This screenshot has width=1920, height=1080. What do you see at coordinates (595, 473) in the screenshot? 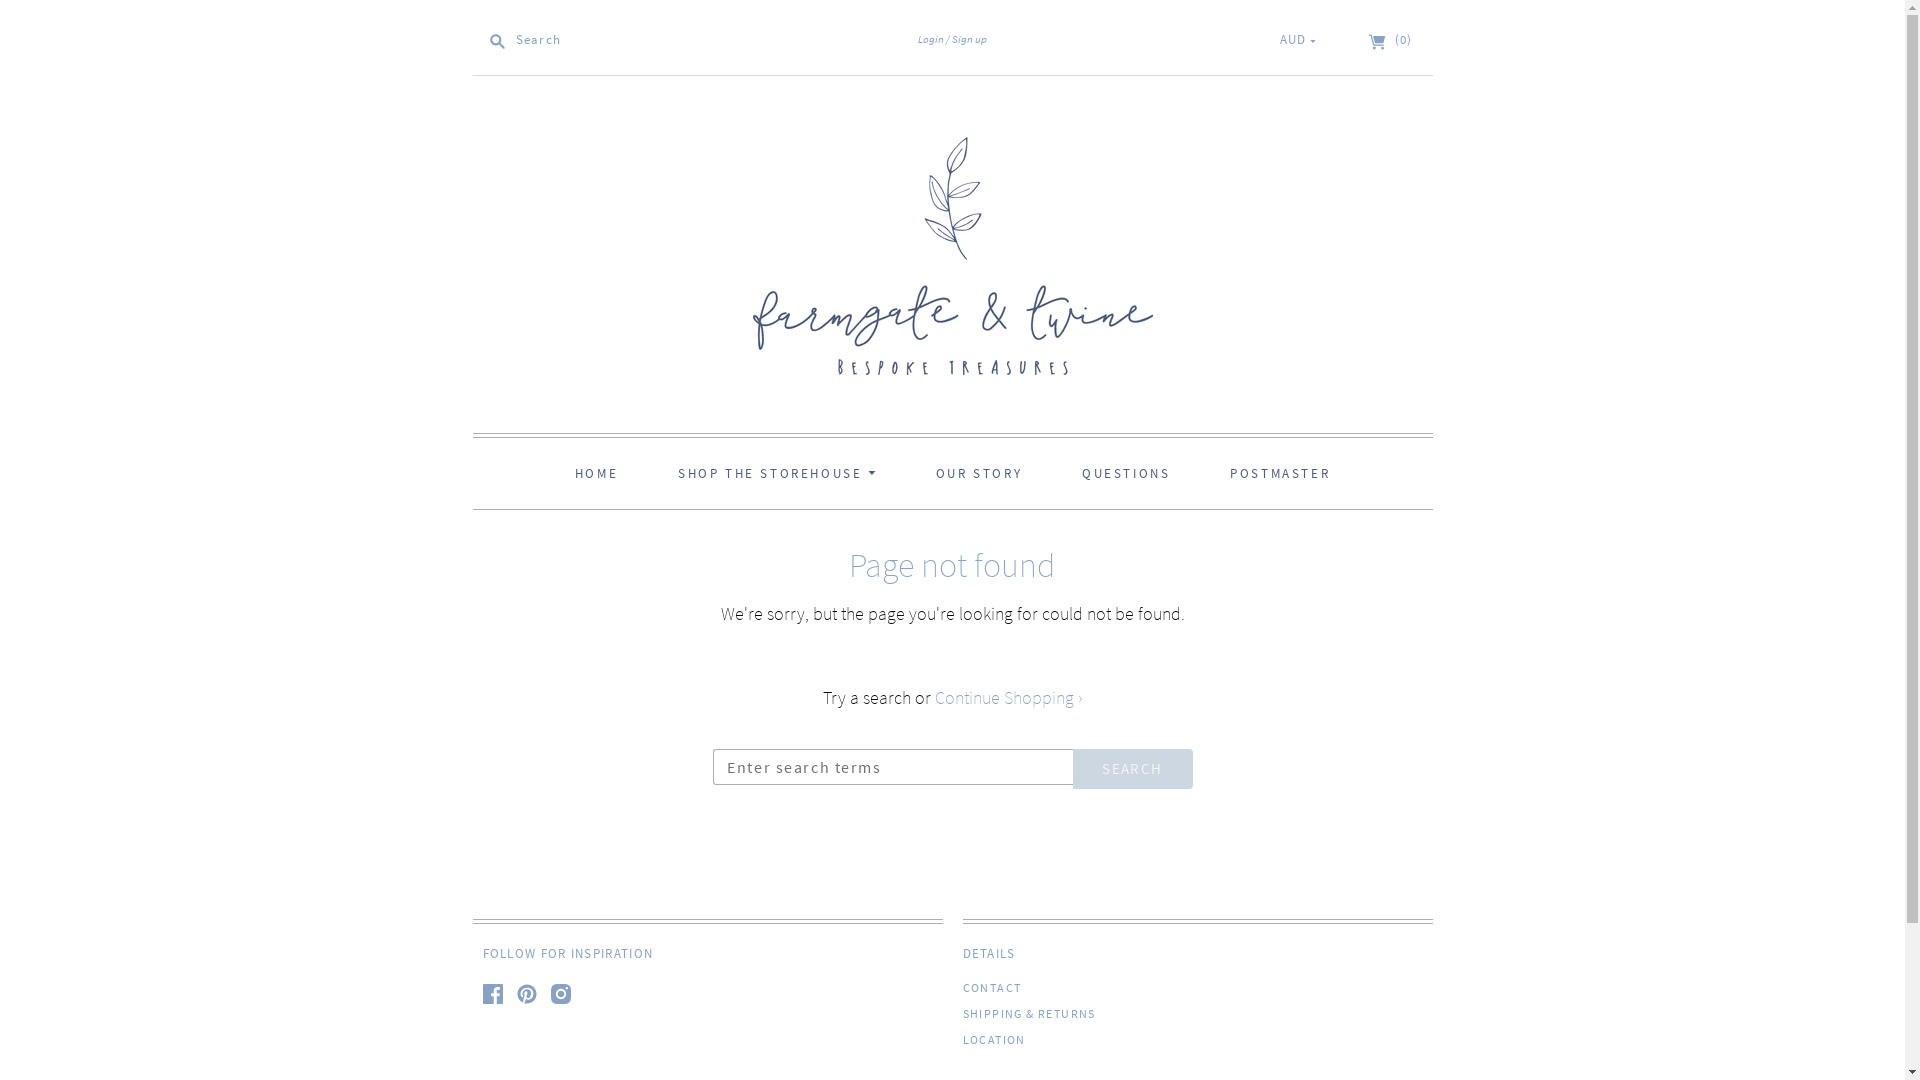
I see `'HOME'` at bounding box center [595, 473].